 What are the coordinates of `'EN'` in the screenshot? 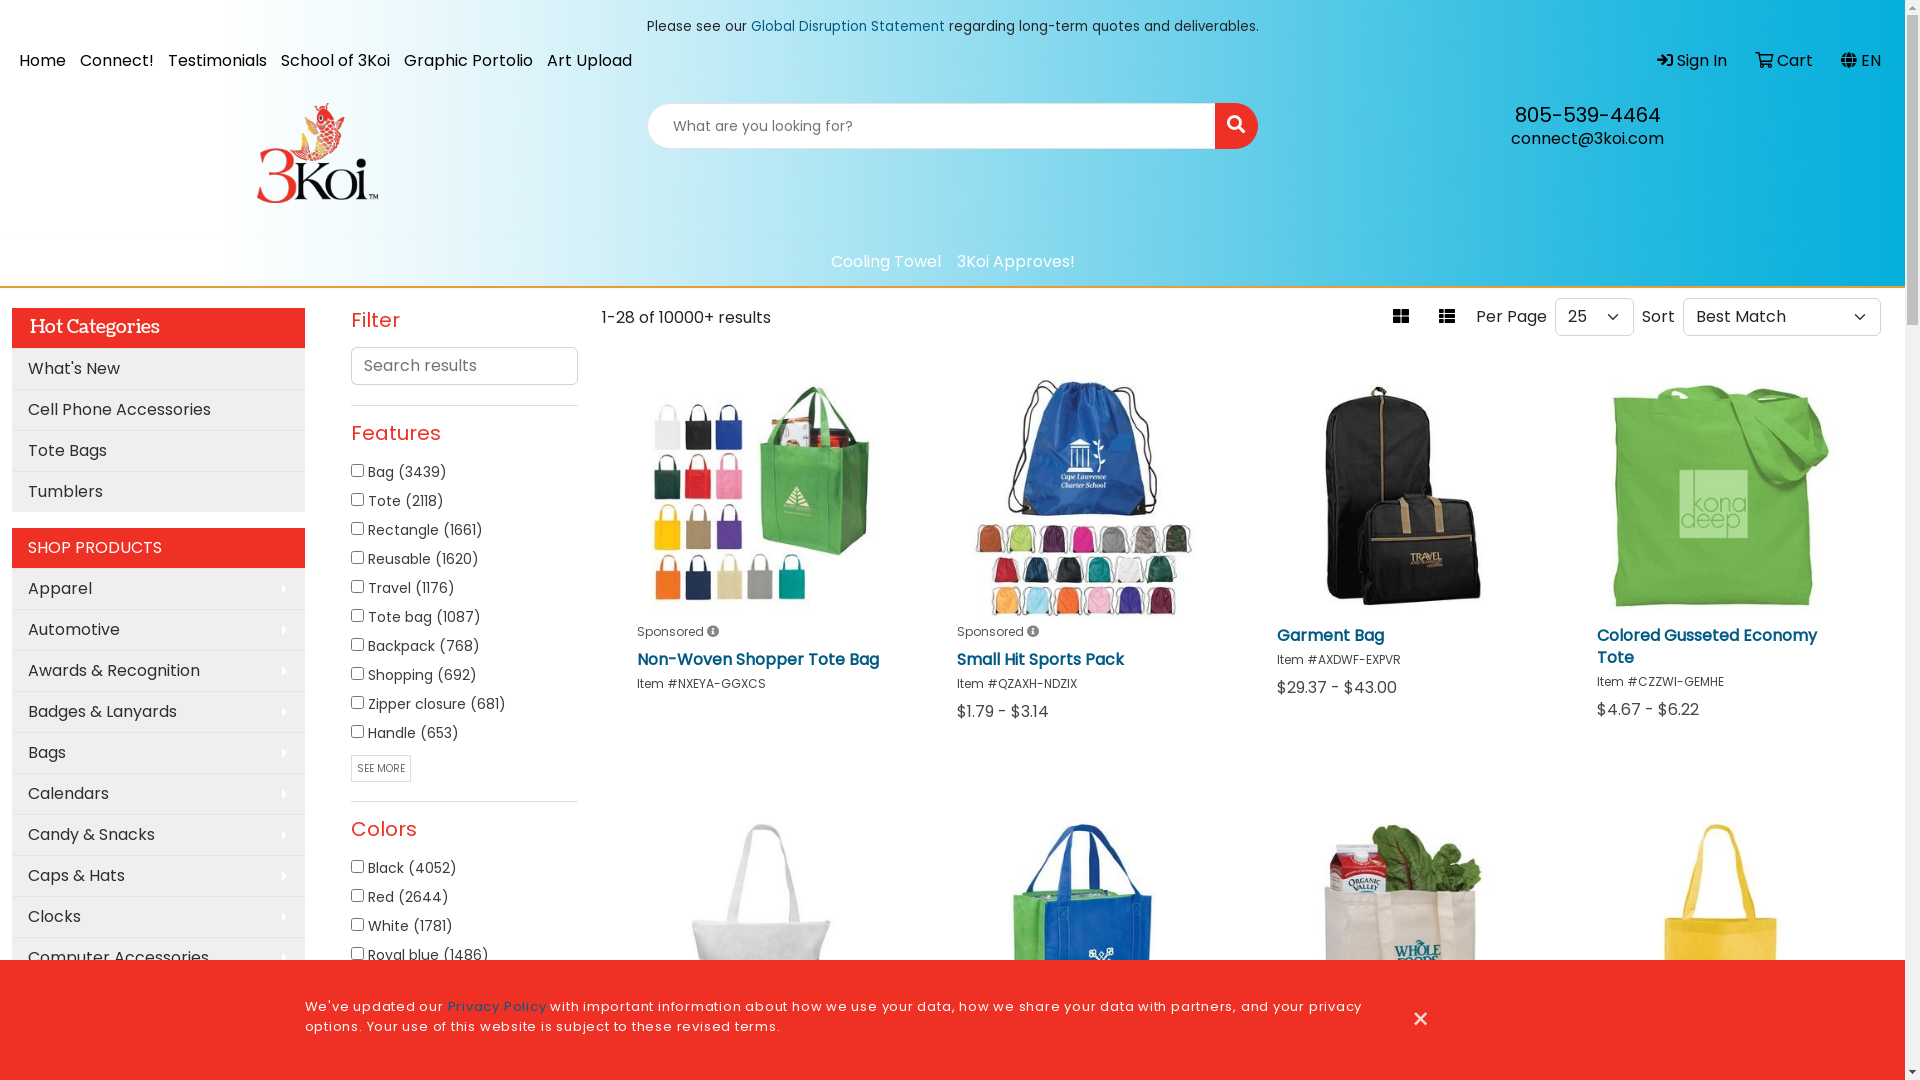 It's located at (1860, 60).